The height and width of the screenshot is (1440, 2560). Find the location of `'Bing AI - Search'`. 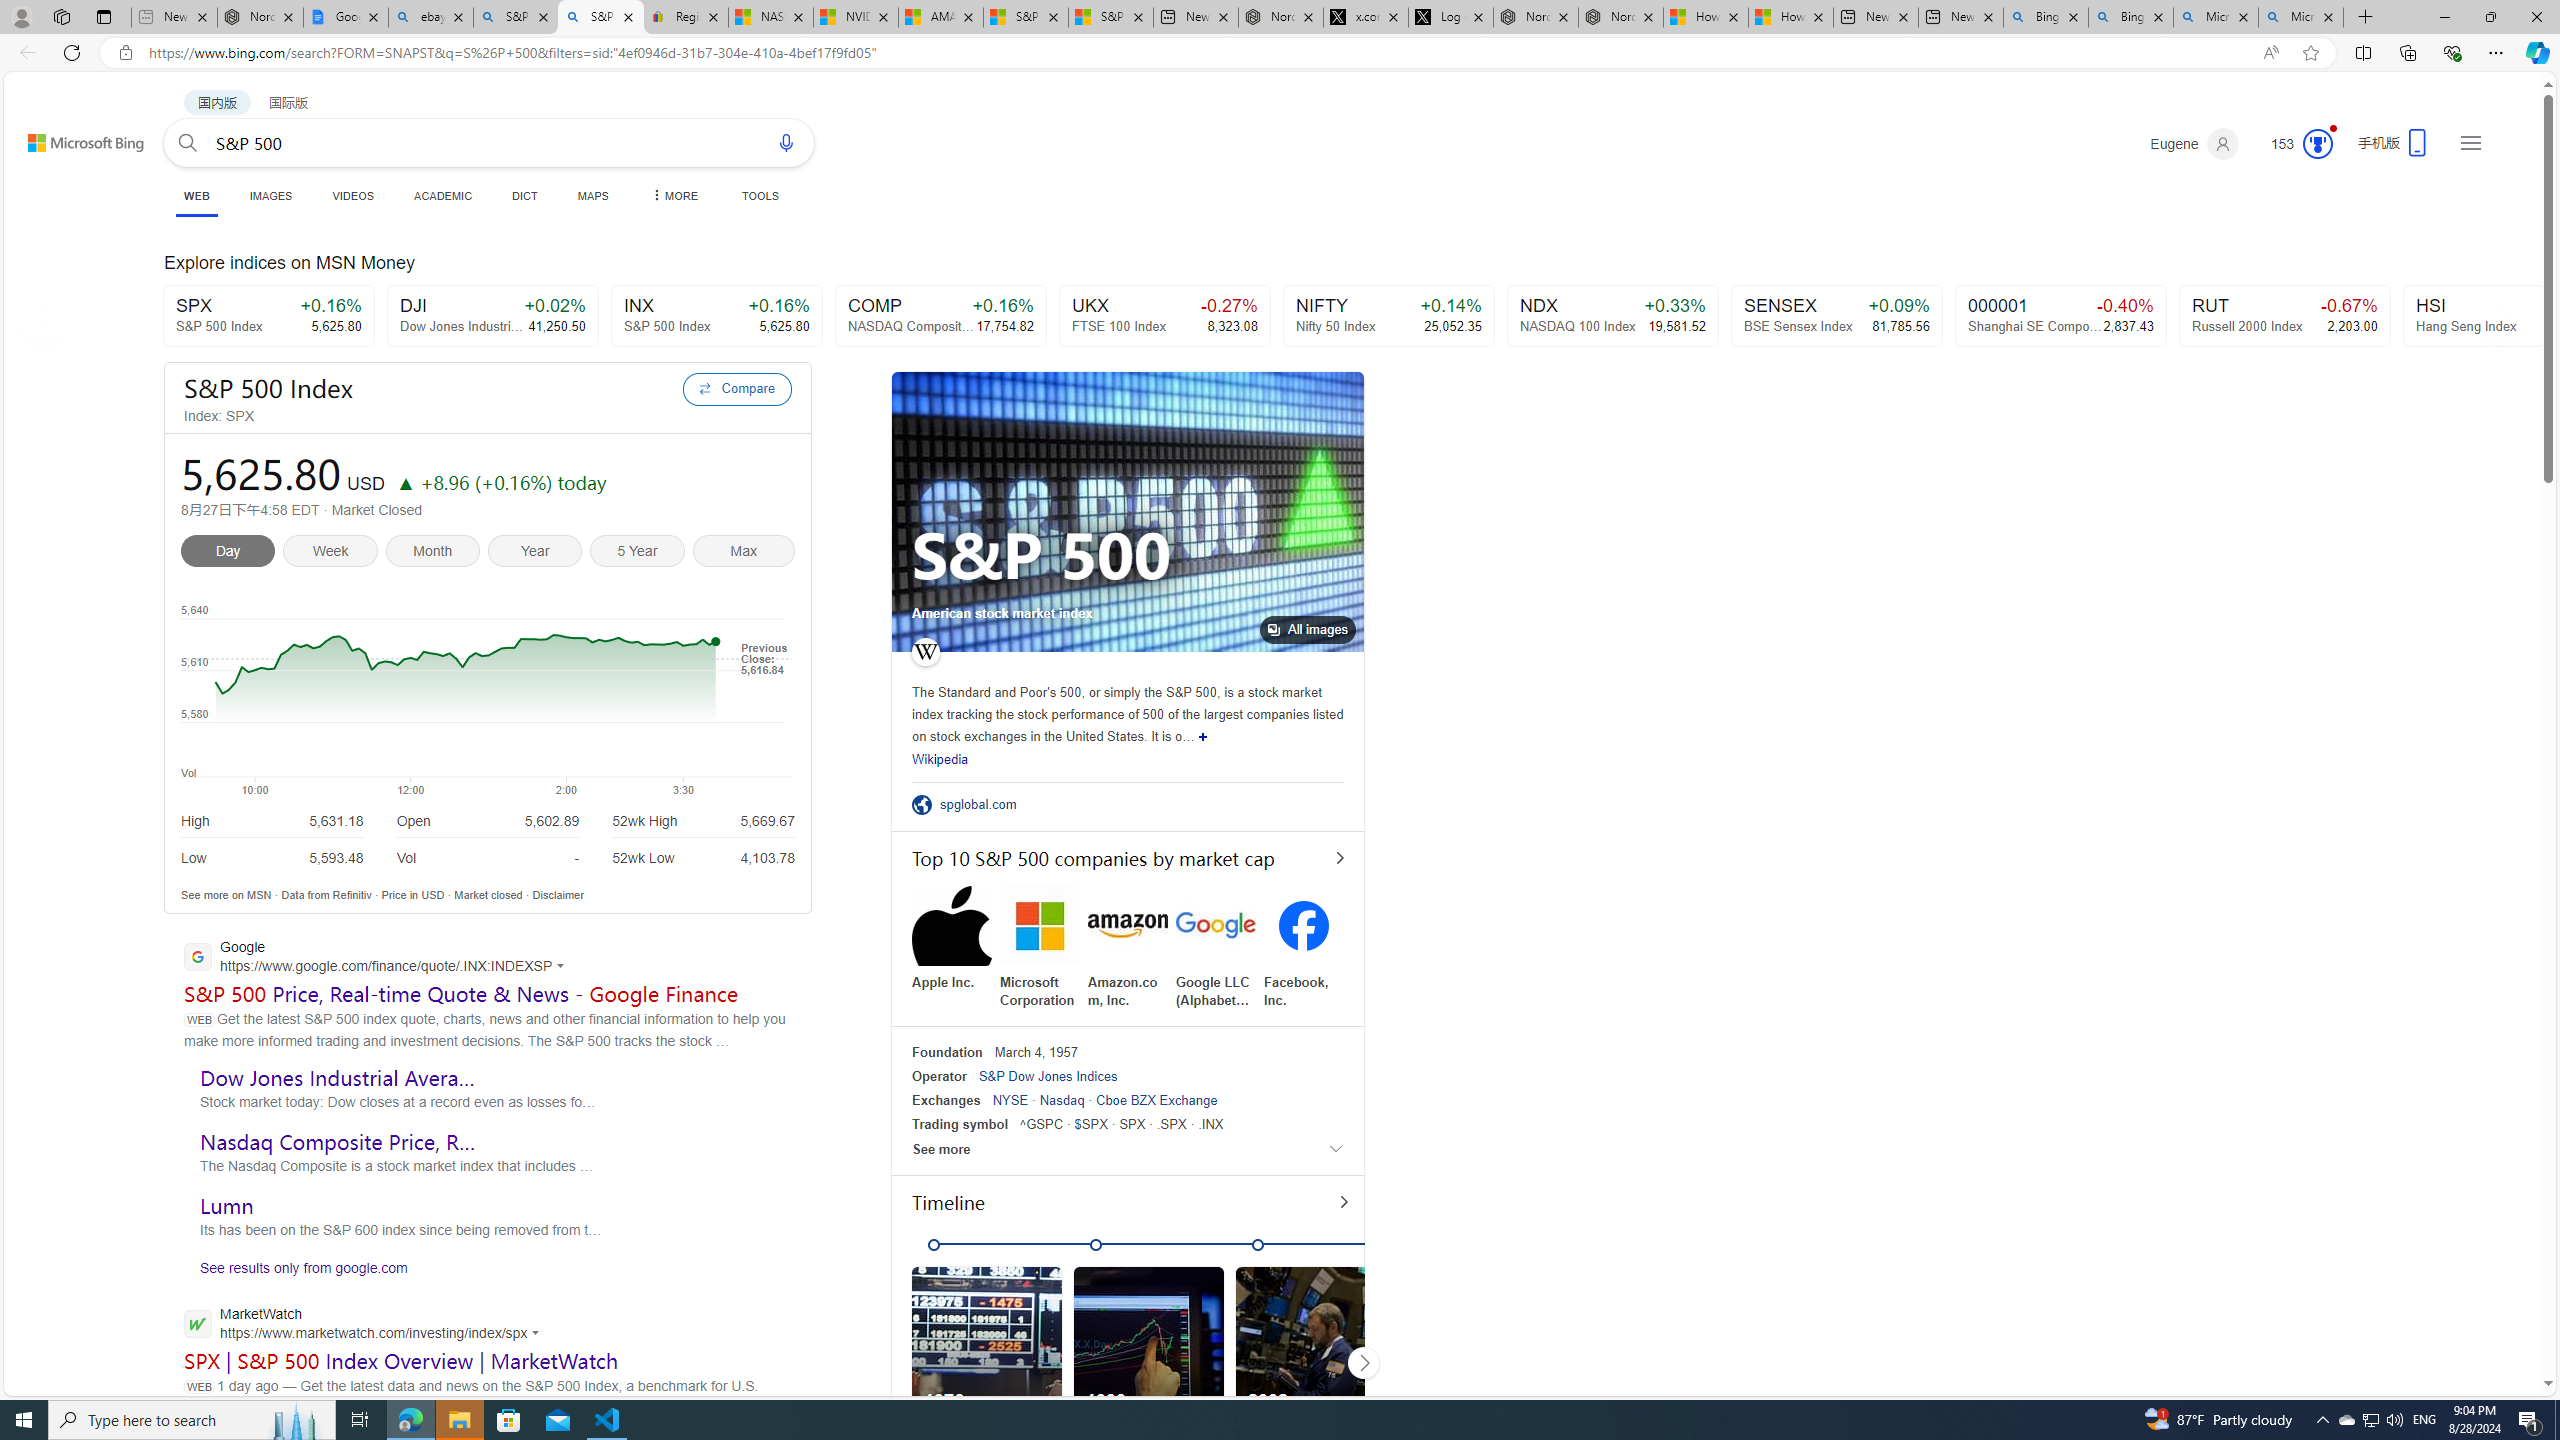

'Bing AI - Search' is located at coordinates (2128, 16).